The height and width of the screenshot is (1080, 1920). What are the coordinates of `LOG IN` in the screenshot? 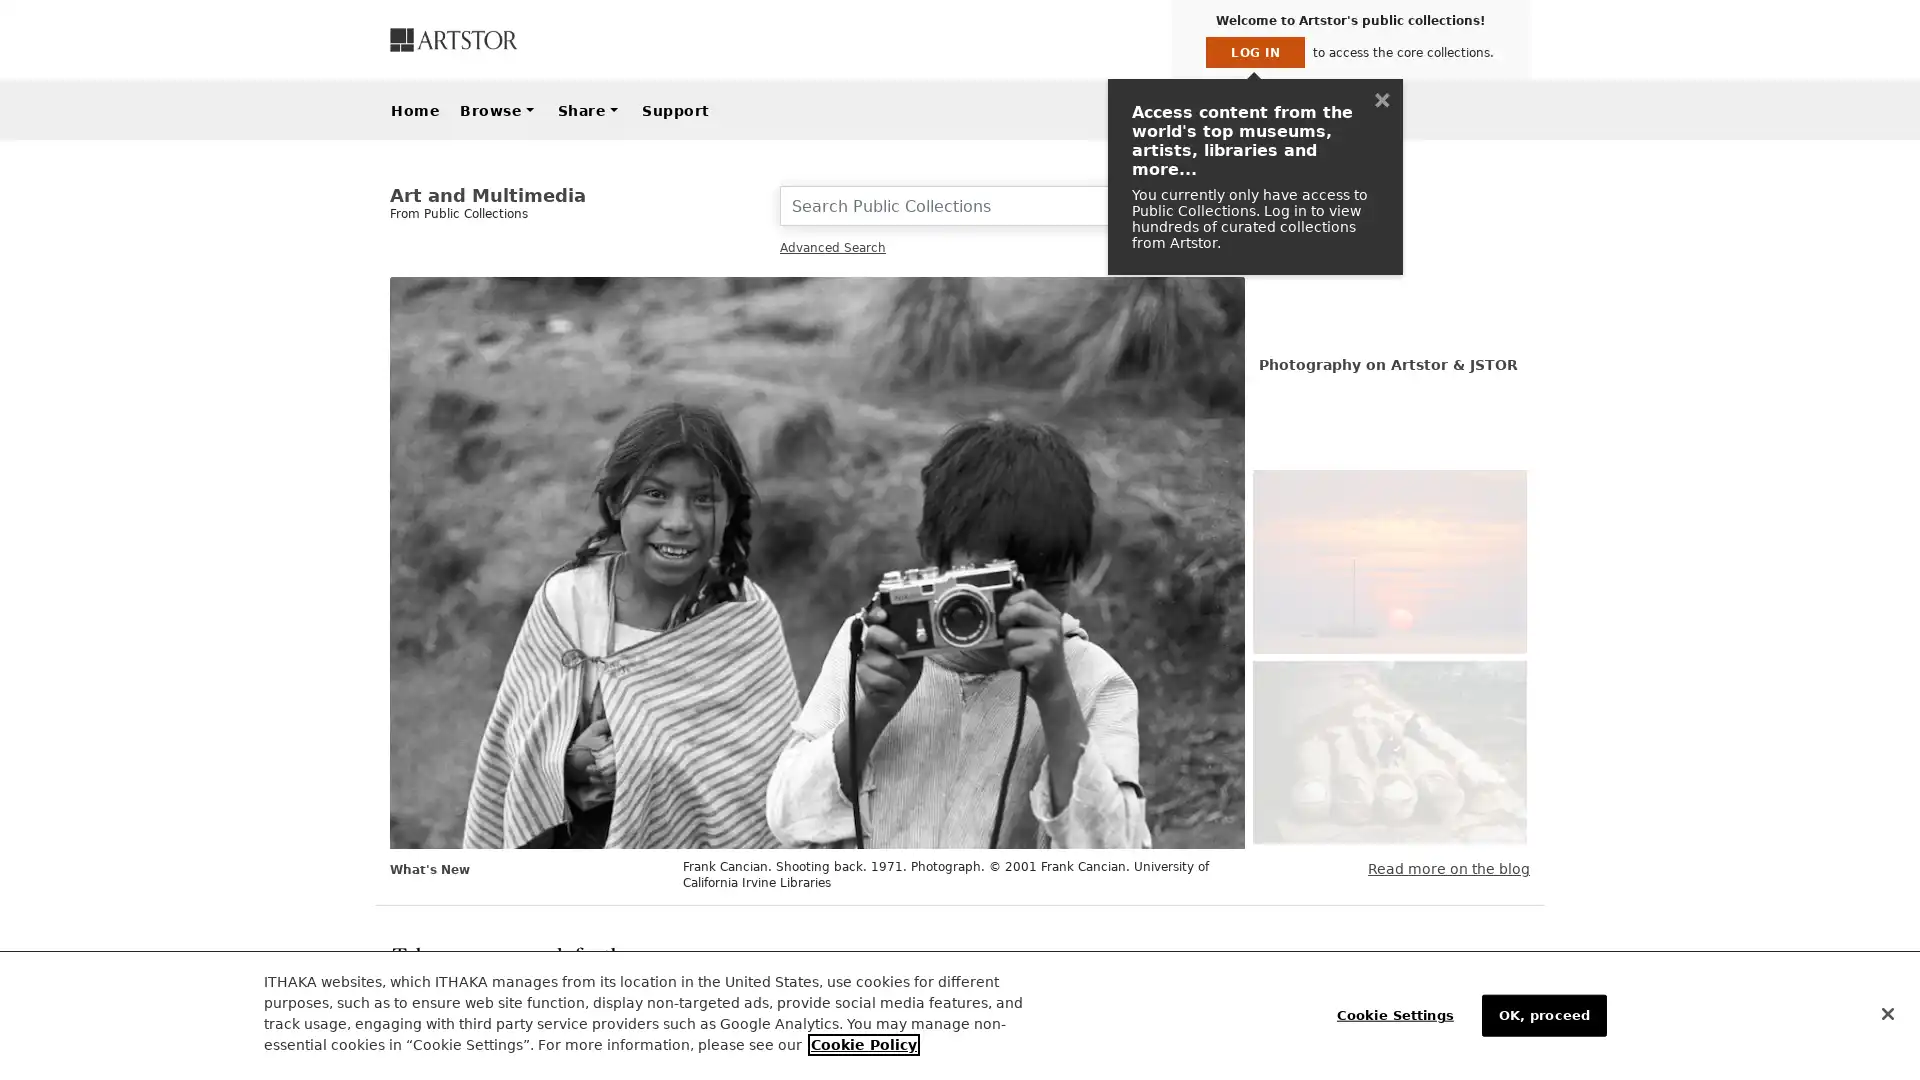 It's located at (1254, 51).